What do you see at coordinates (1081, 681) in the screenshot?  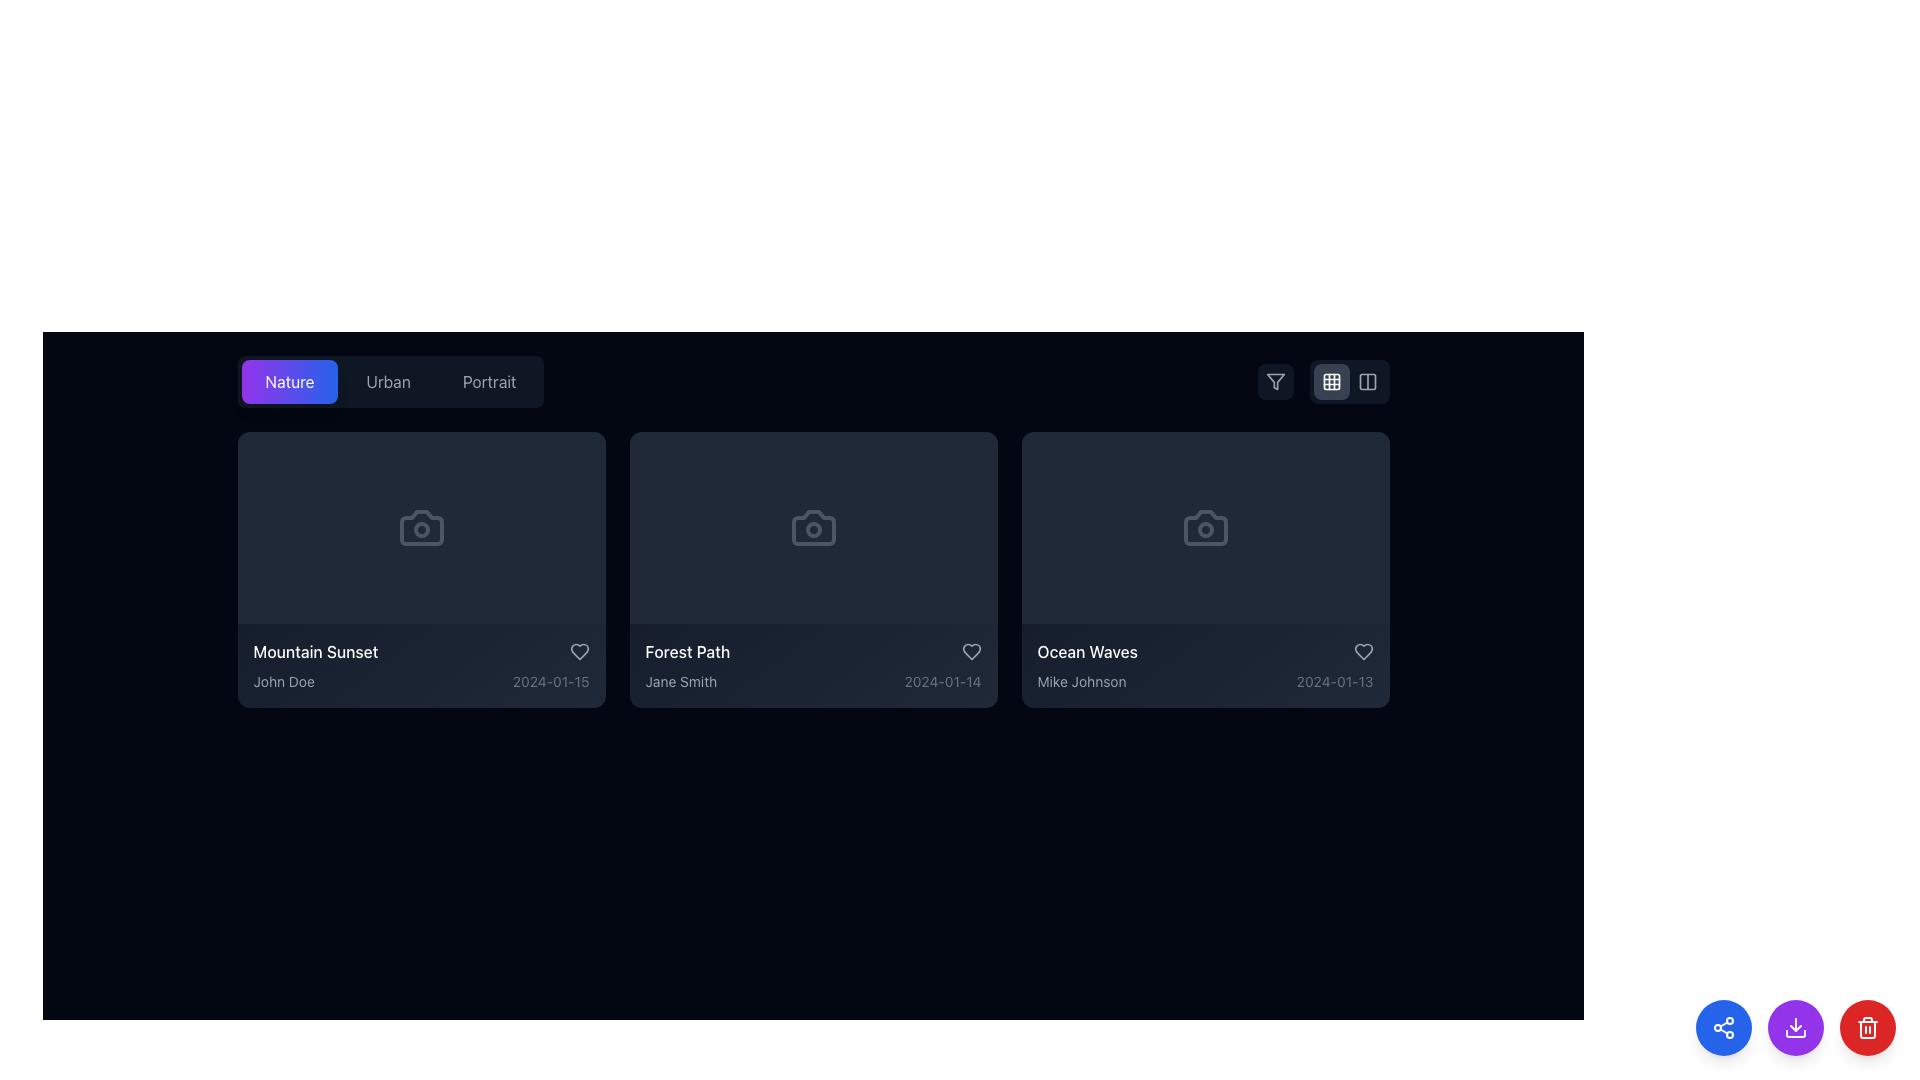 I see `text label displaying 'Mike Johnson' which is located below the title 'Ocean Waves' in the third item of a horizontal list` at bounding box center [1081, 681].